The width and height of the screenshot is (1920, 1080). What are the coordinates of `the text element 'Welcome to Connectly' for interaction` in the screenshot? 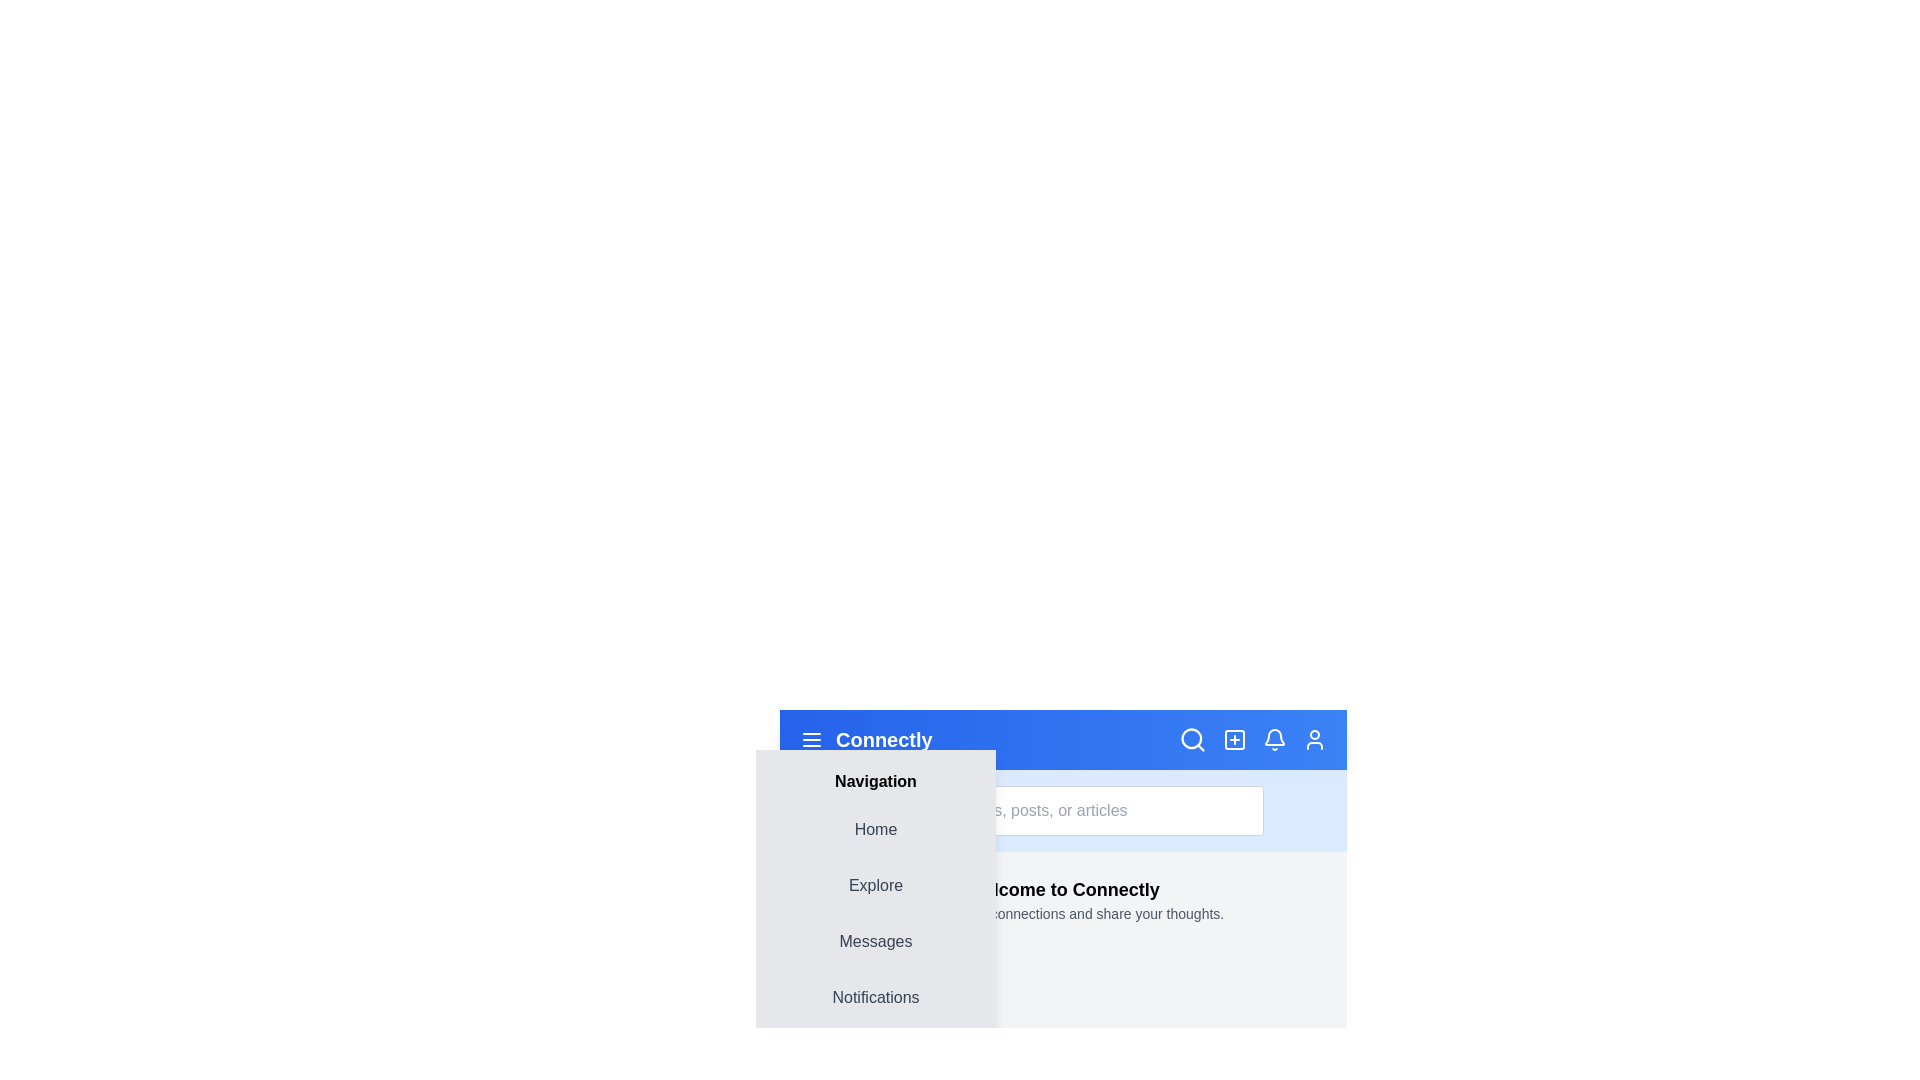 It's located at (1062, 889).